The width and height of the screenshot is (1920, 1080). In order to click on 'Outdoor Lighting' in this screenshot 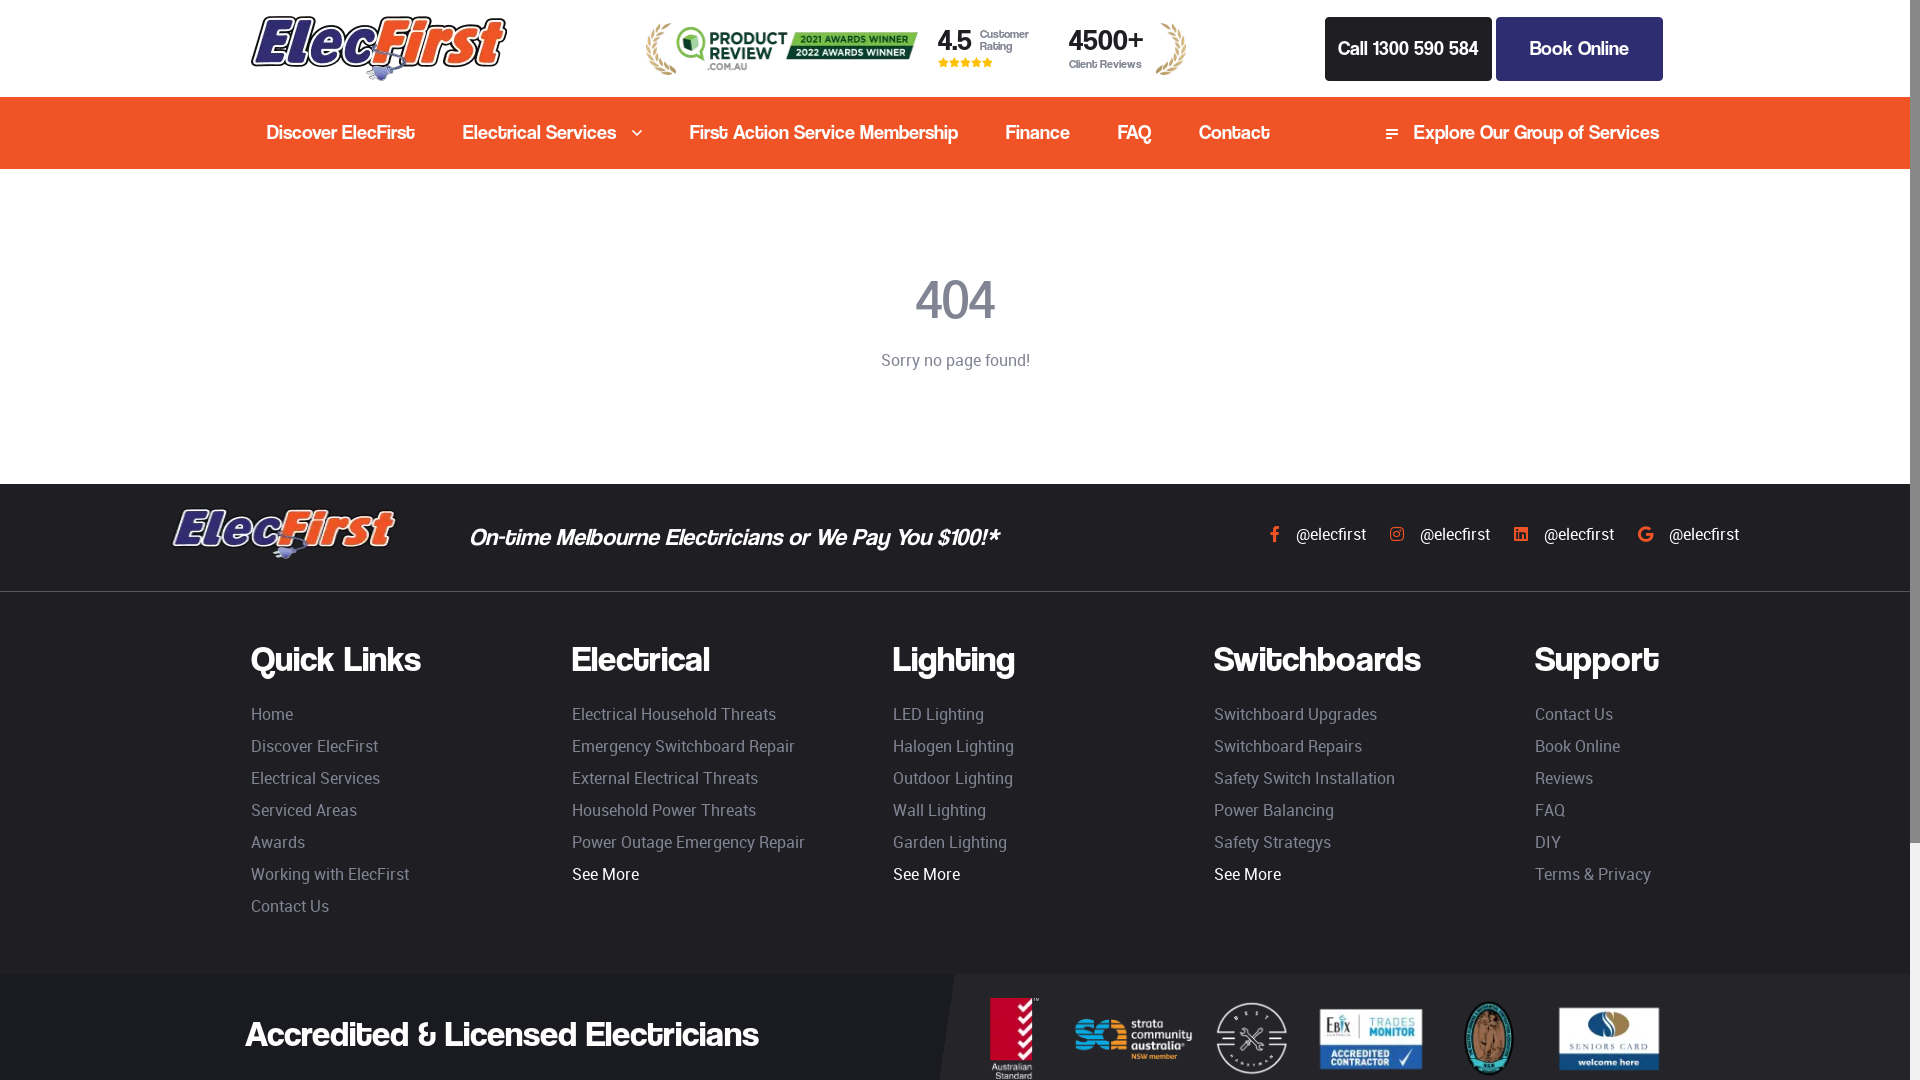, I will do `click(952, 777)`.